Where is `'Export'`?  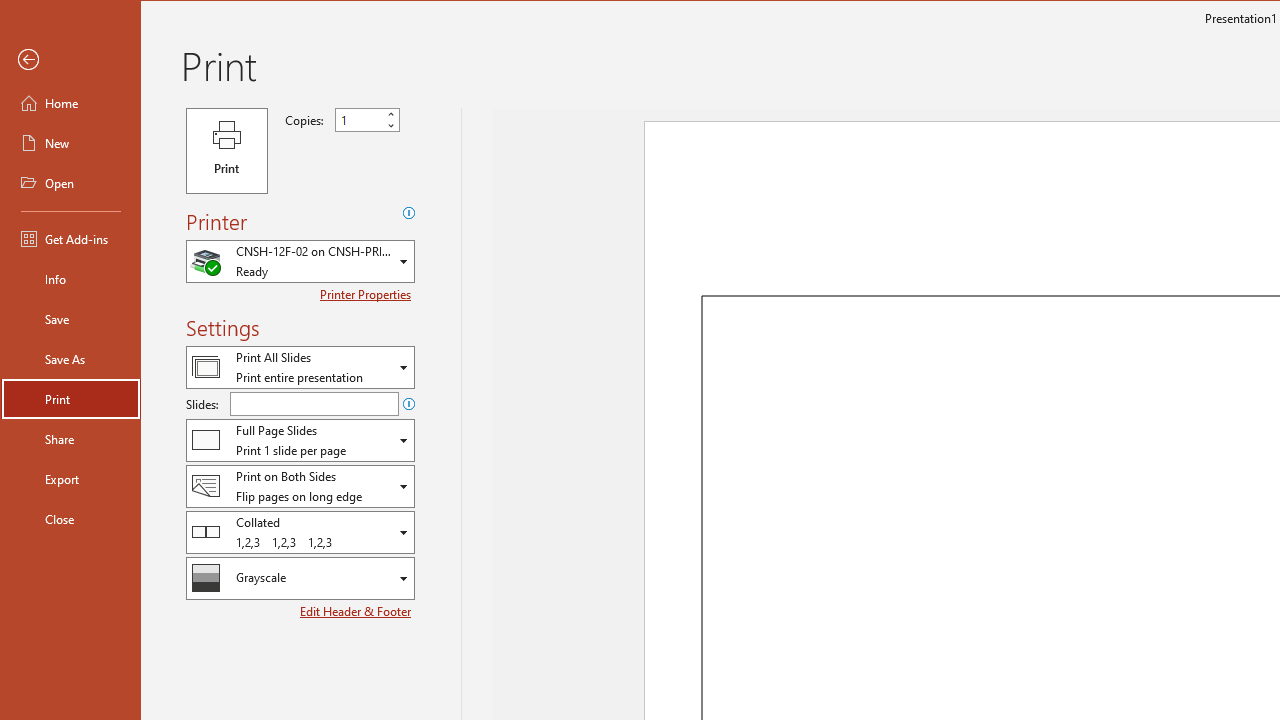 'Export' is located at coordinates (71, 479).